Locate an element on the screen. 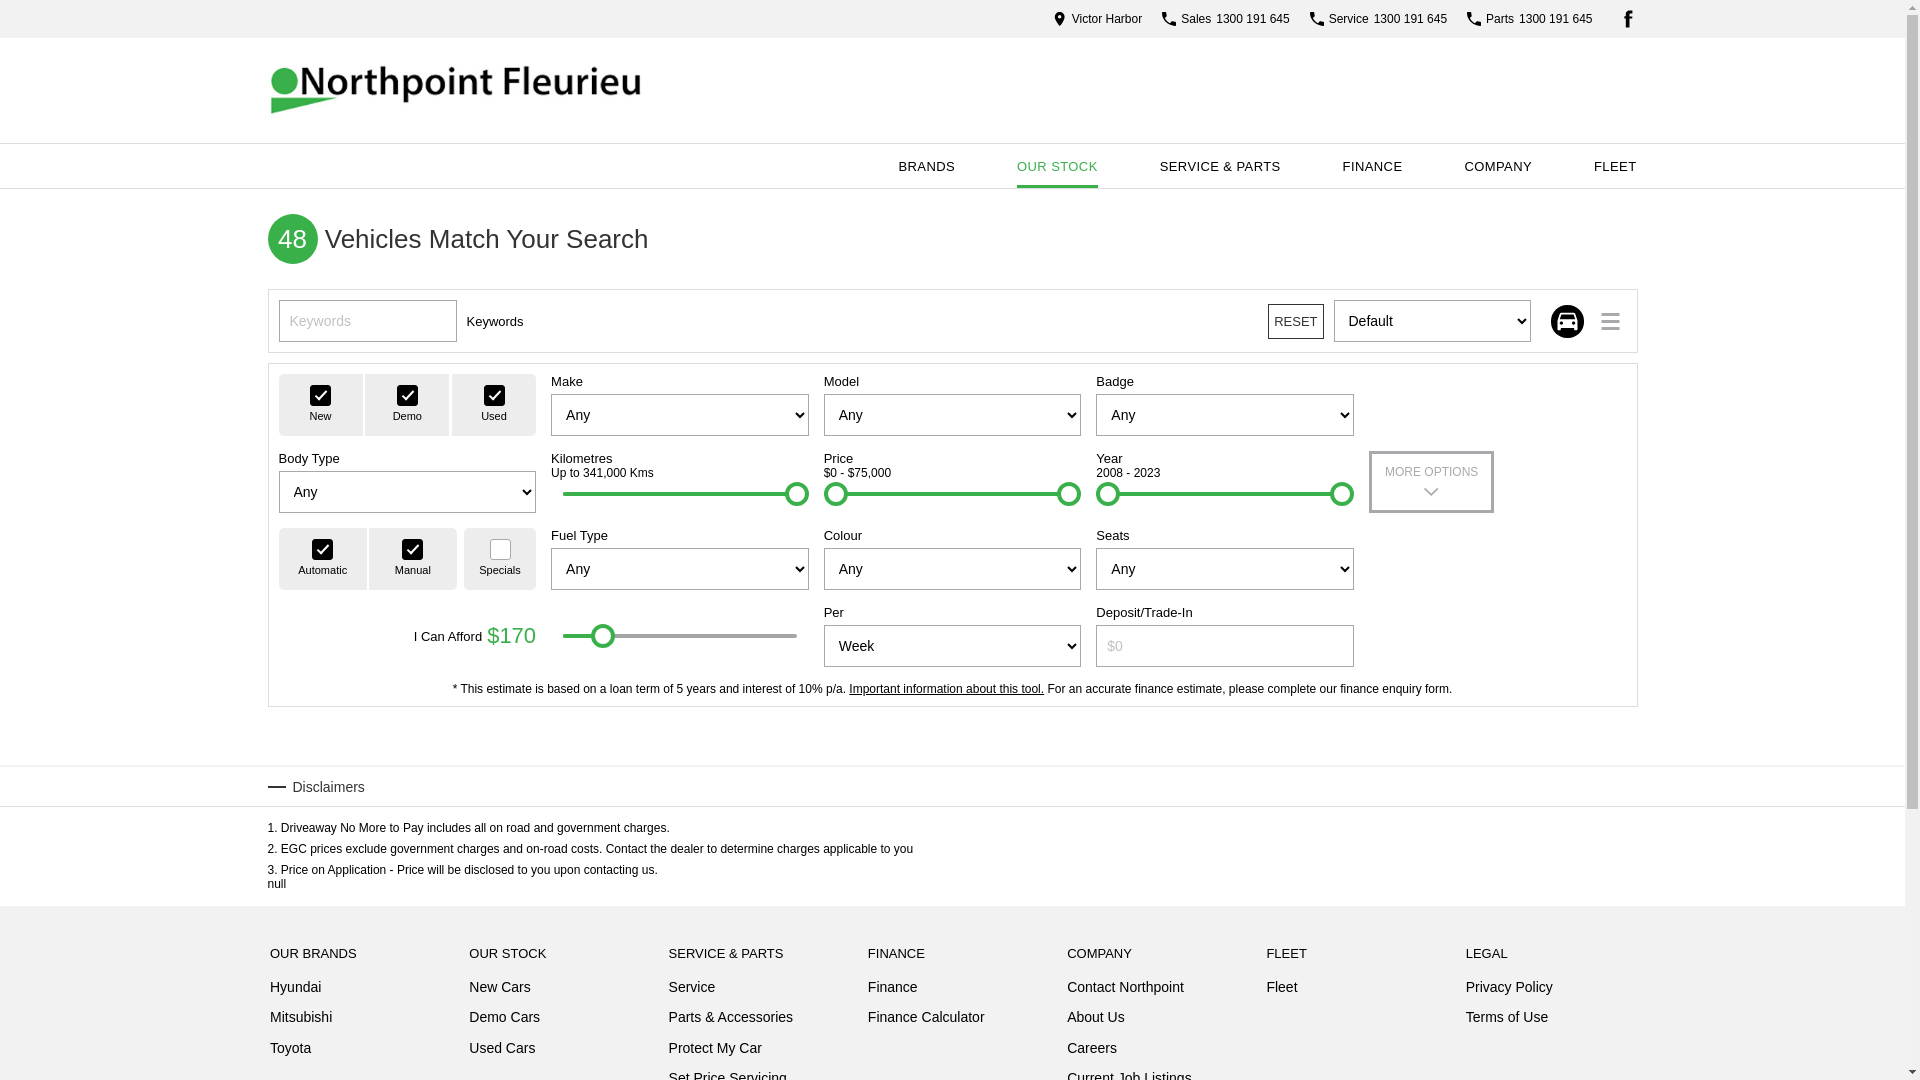 The height and width of the screenshot is (1080, 1920). 'Parts is located at coordinates (1467, 18).